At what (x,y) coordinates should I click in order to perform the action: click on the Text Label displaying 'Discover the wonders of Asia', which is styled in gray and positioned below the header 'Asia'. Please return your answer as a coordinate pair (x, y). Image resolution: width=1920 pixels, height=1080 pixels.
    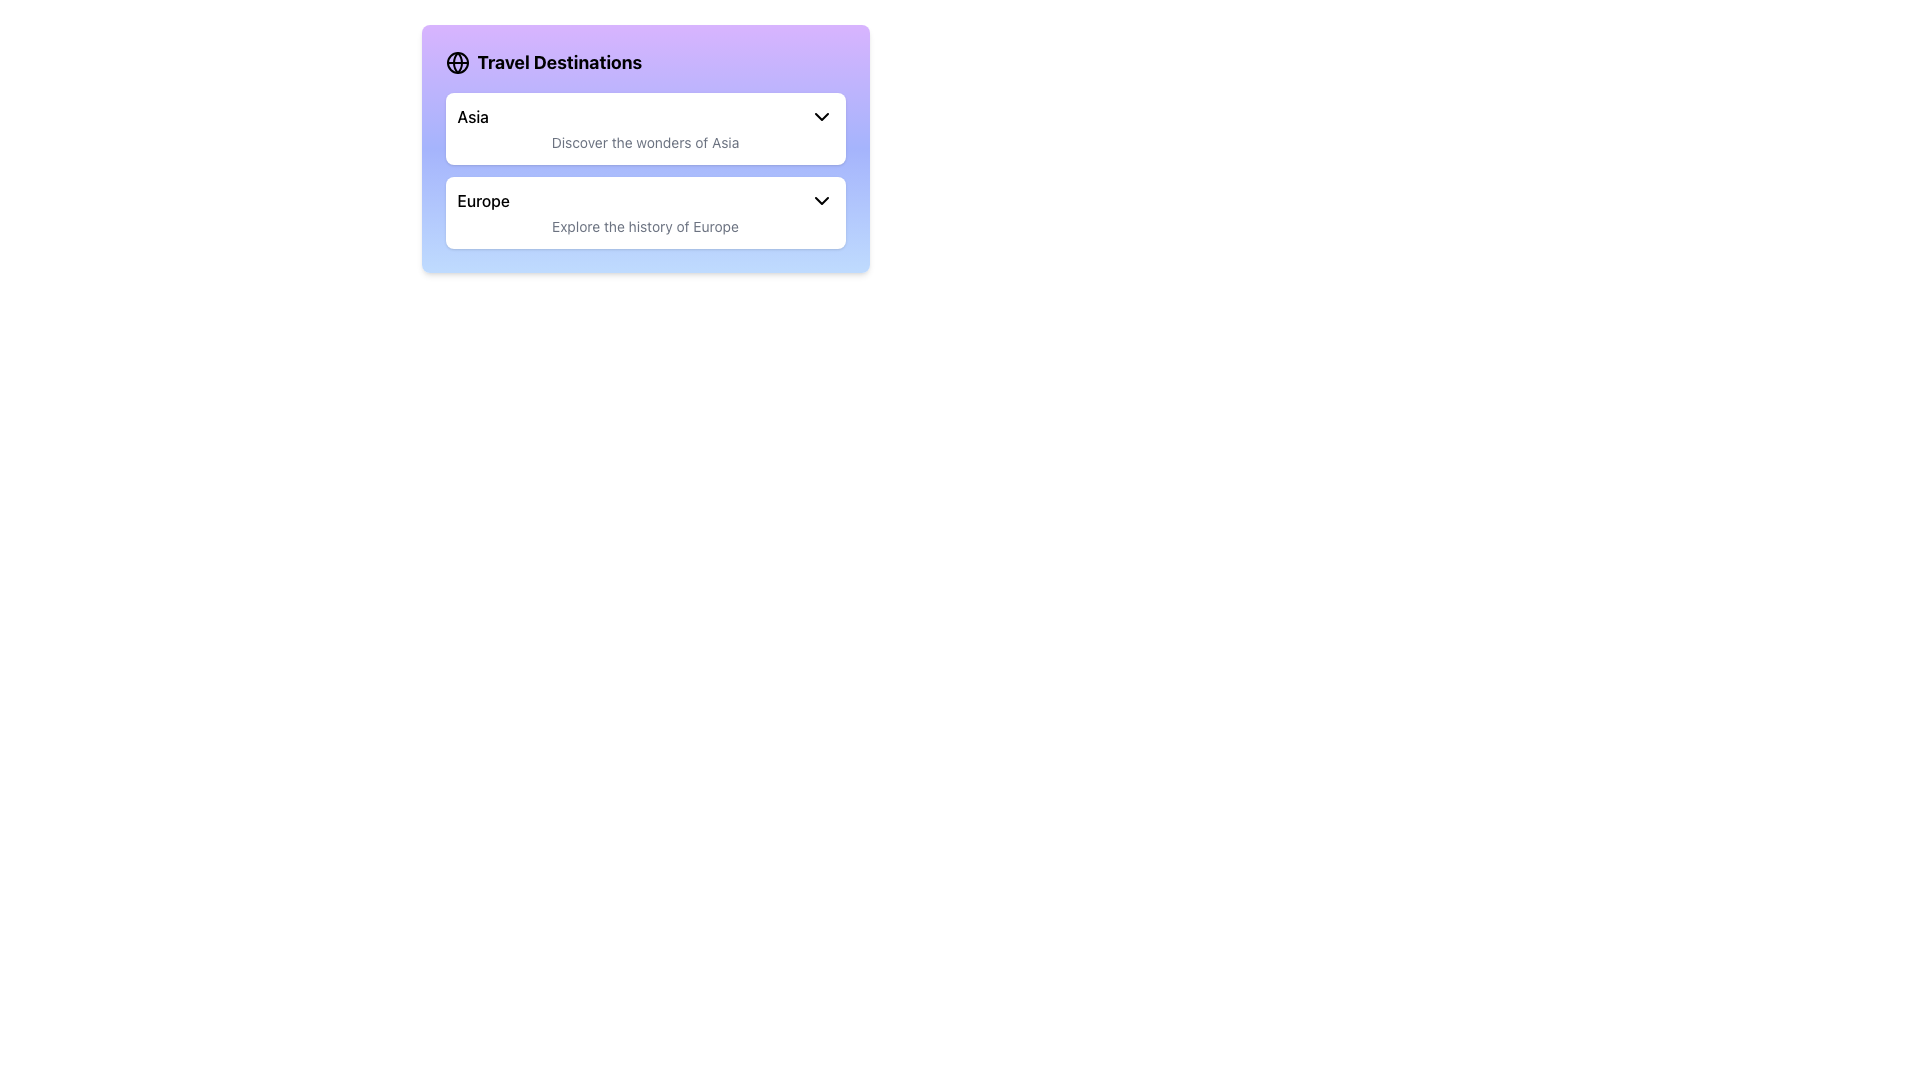
    Looking at the image, I should click on (645, 141).